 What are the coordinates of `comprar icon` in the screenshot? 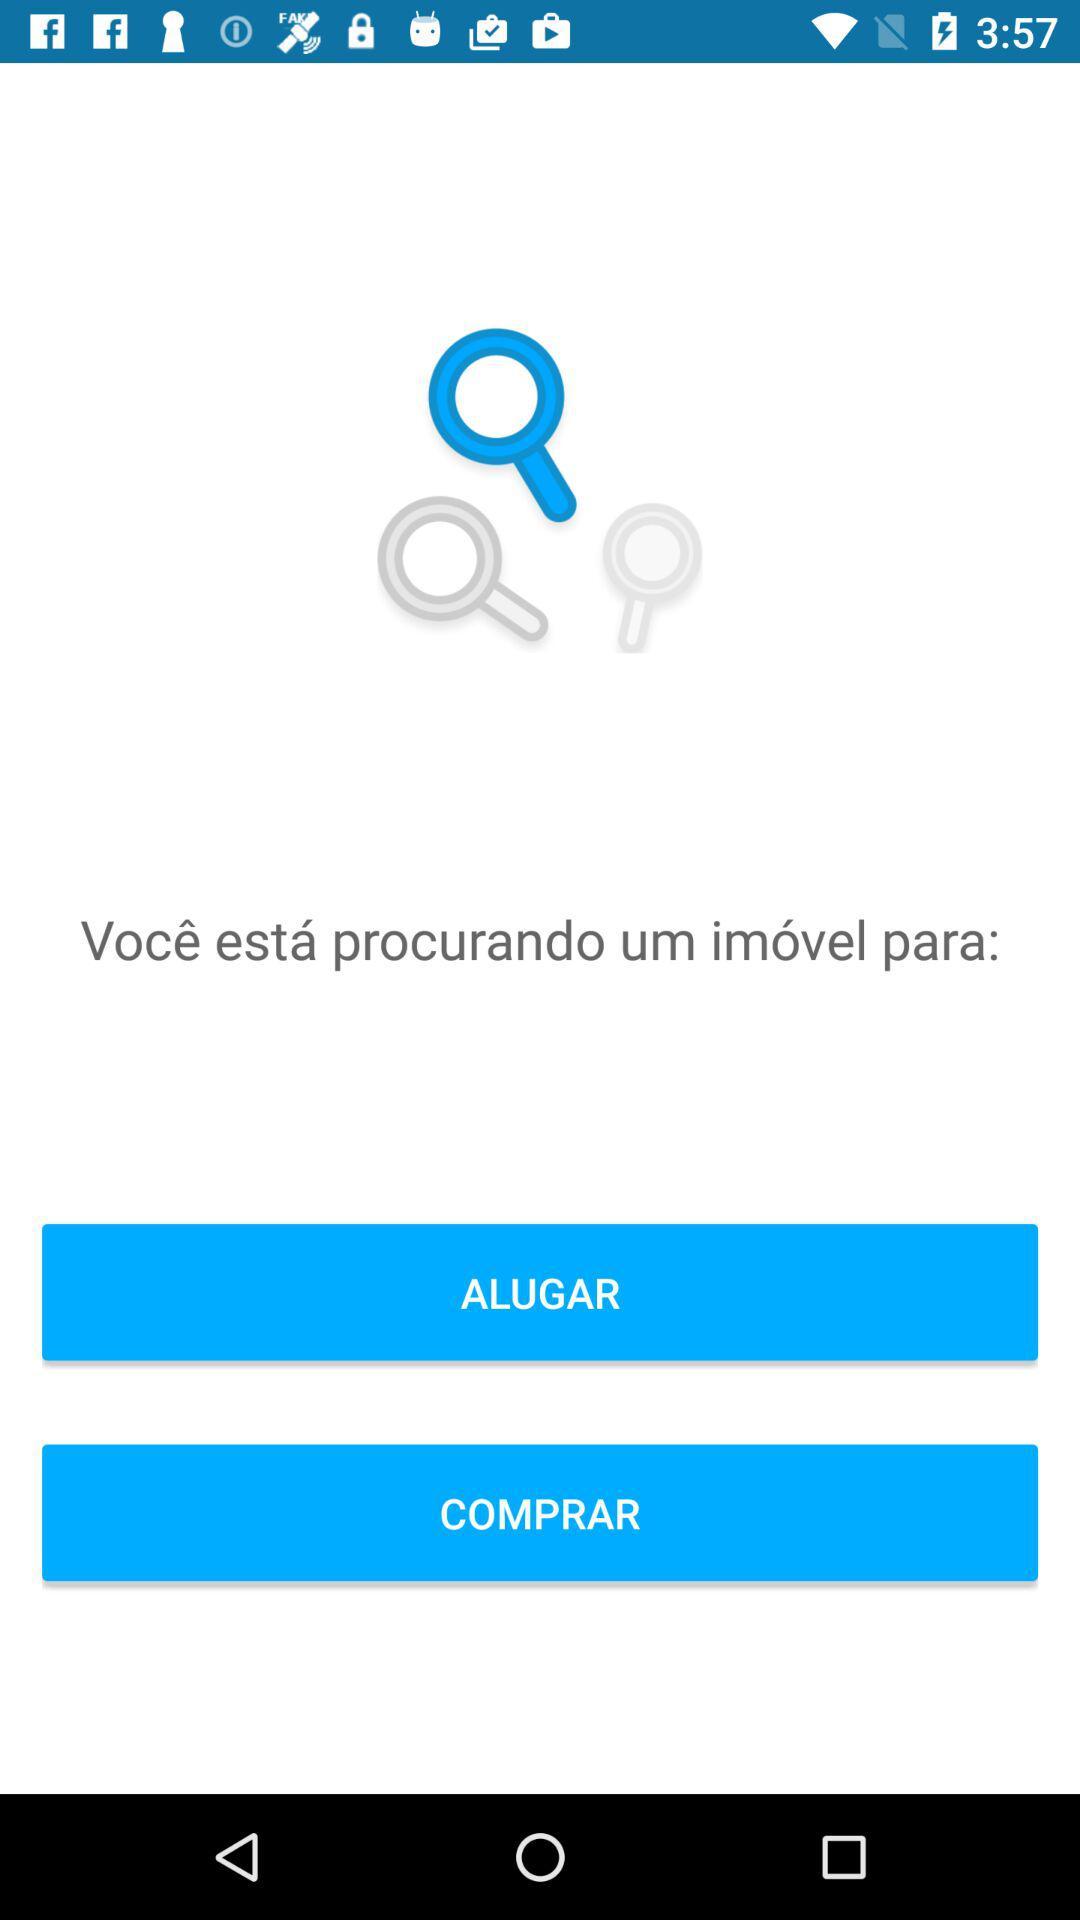 It's located at (540, 1512).